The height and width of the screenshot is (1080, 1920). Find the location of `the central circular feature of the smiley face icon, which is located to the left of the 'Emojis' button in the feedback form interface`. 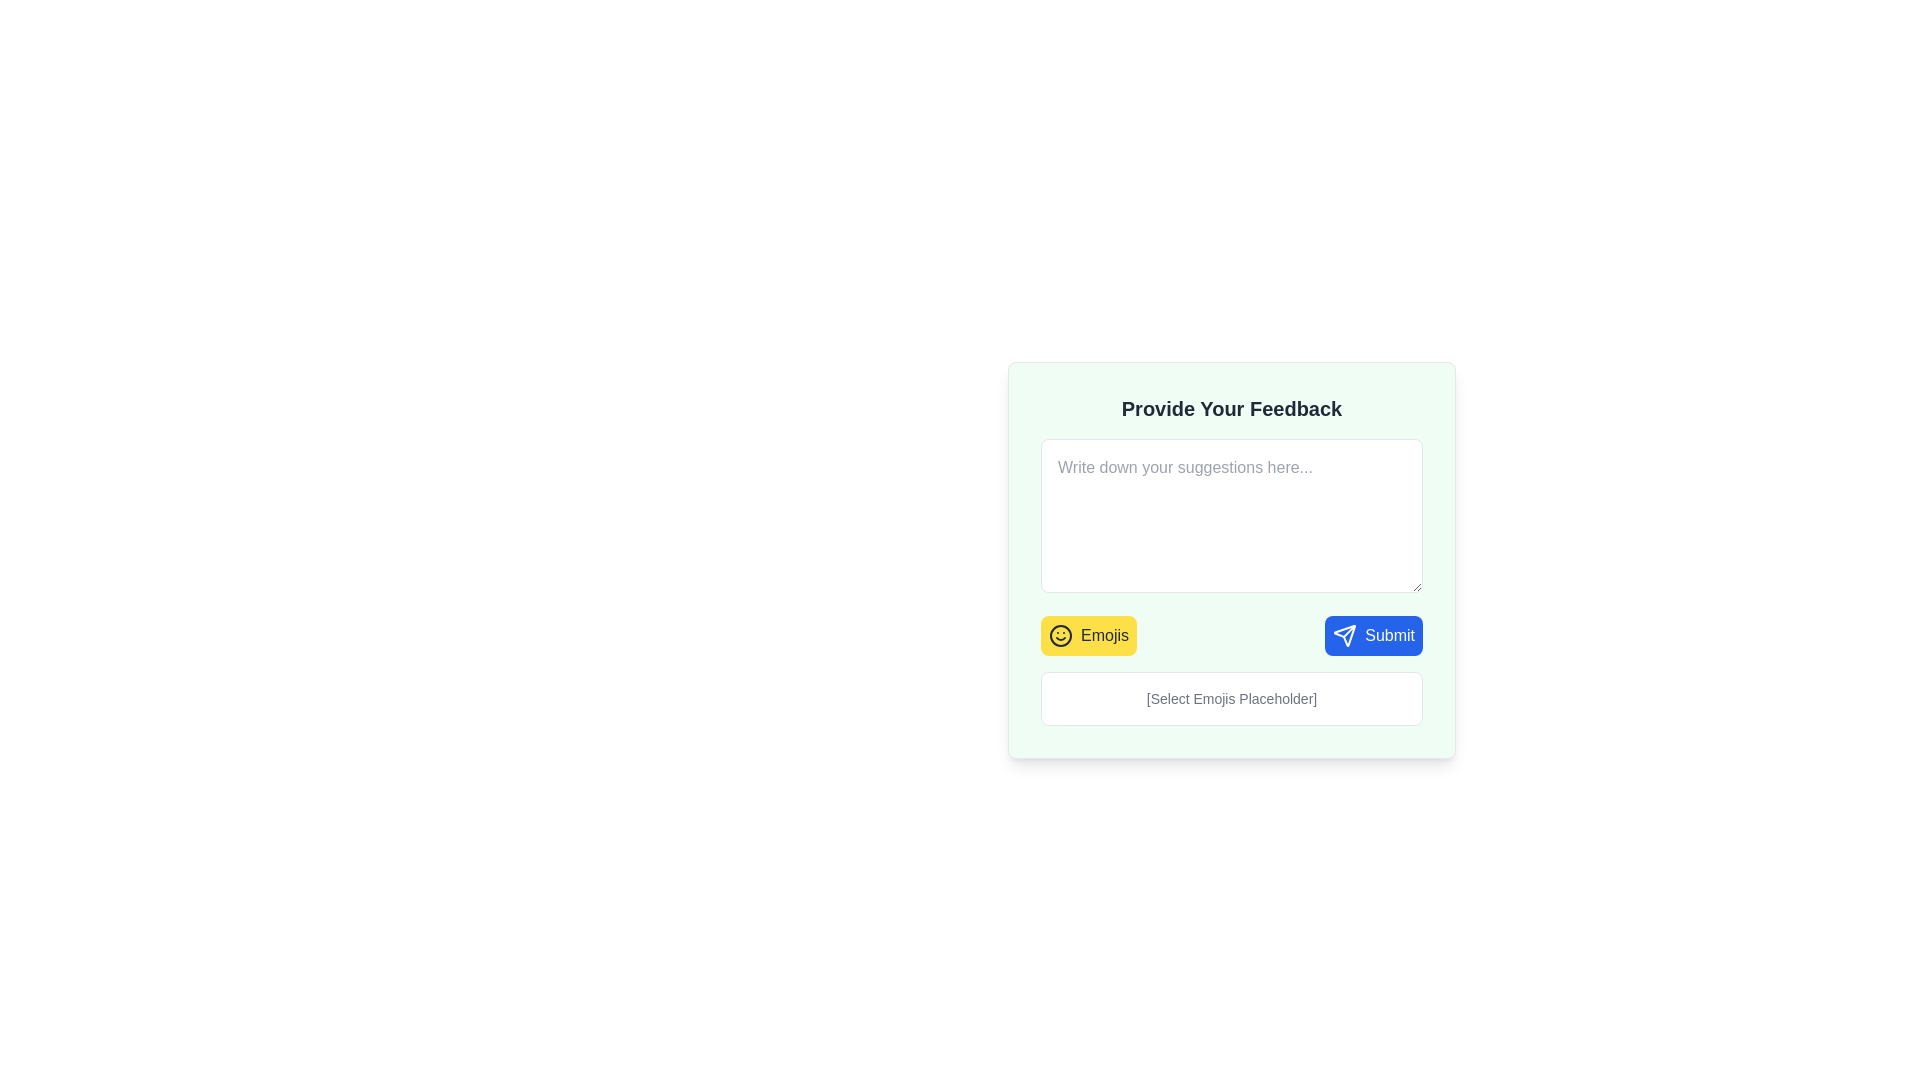

the central circular feature of the smiley face icon, which is located to the left of the 'Emojis' button in the feedback form interface is located at coordinates (1059, 636).